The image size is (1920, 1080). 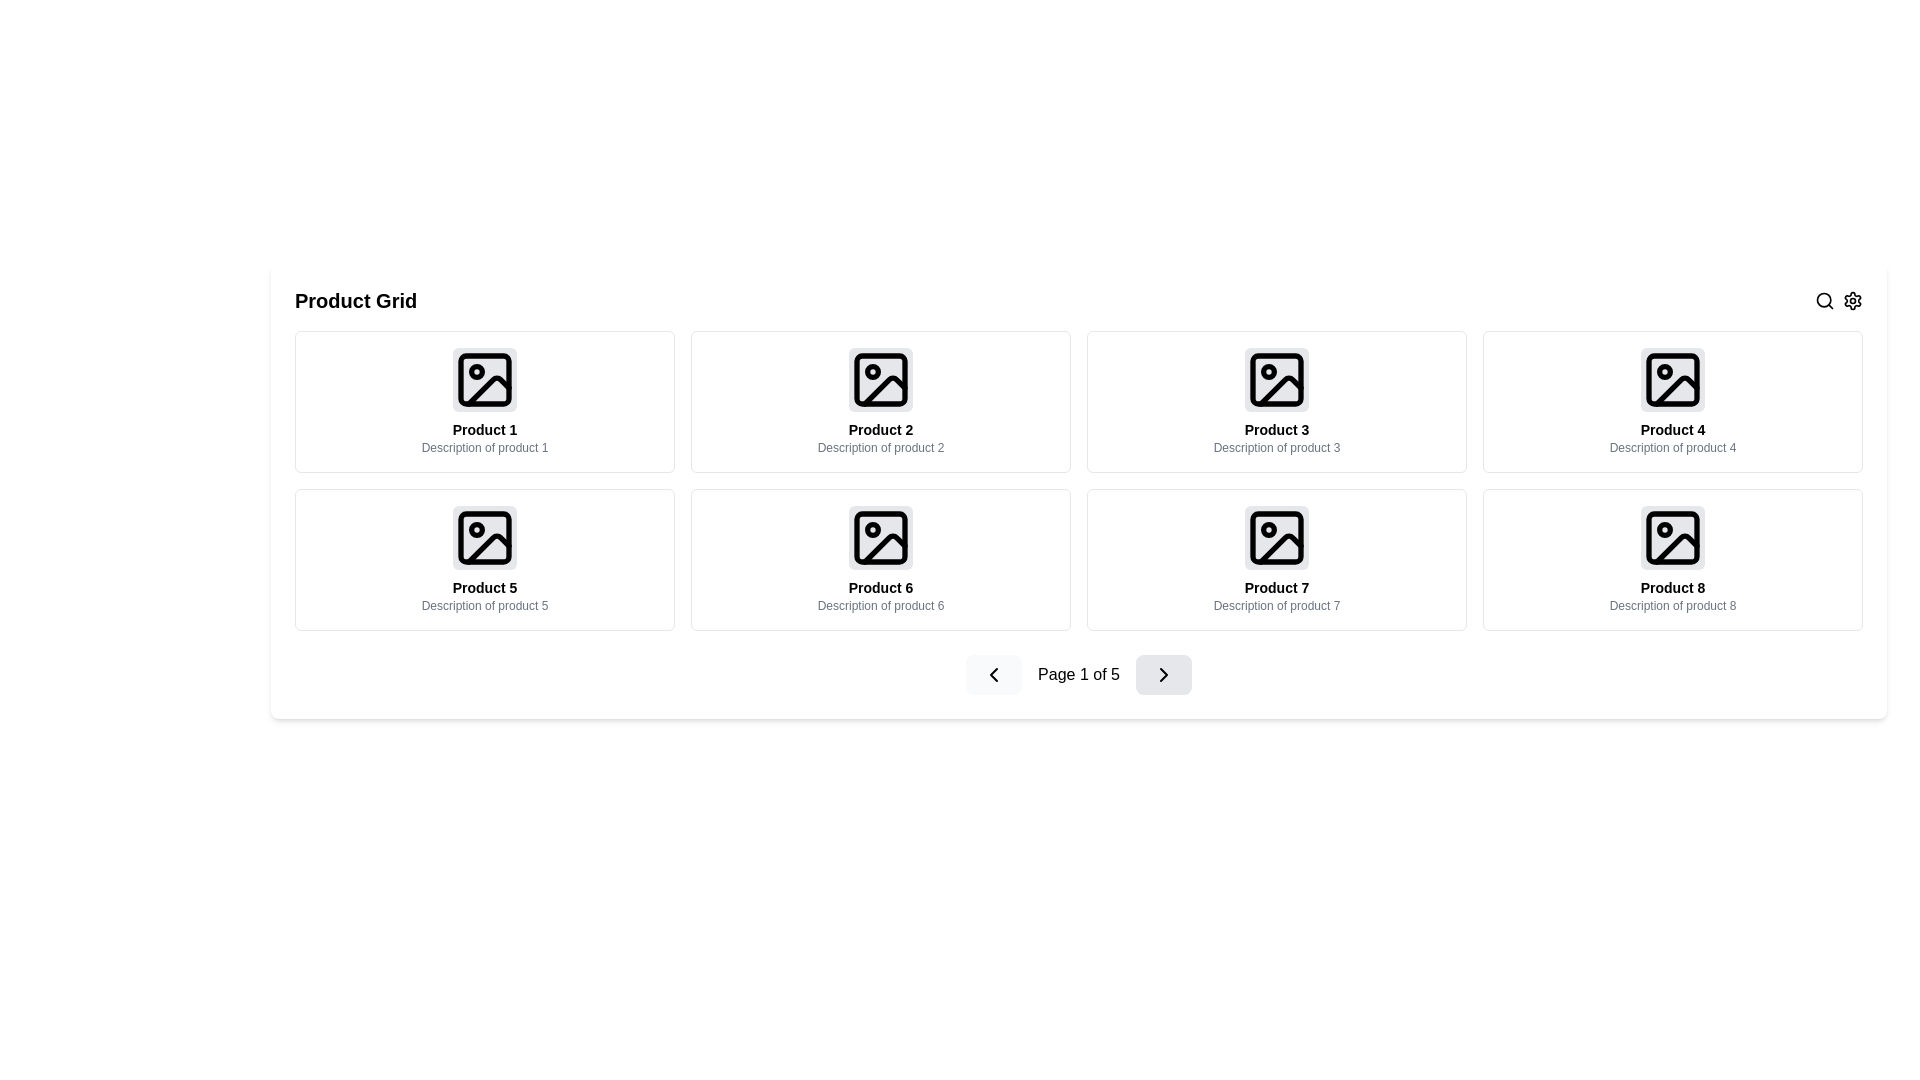 I want to click on the navigation icon located at the rightmost end of the navigation bar, so click(x=1163, y=675).